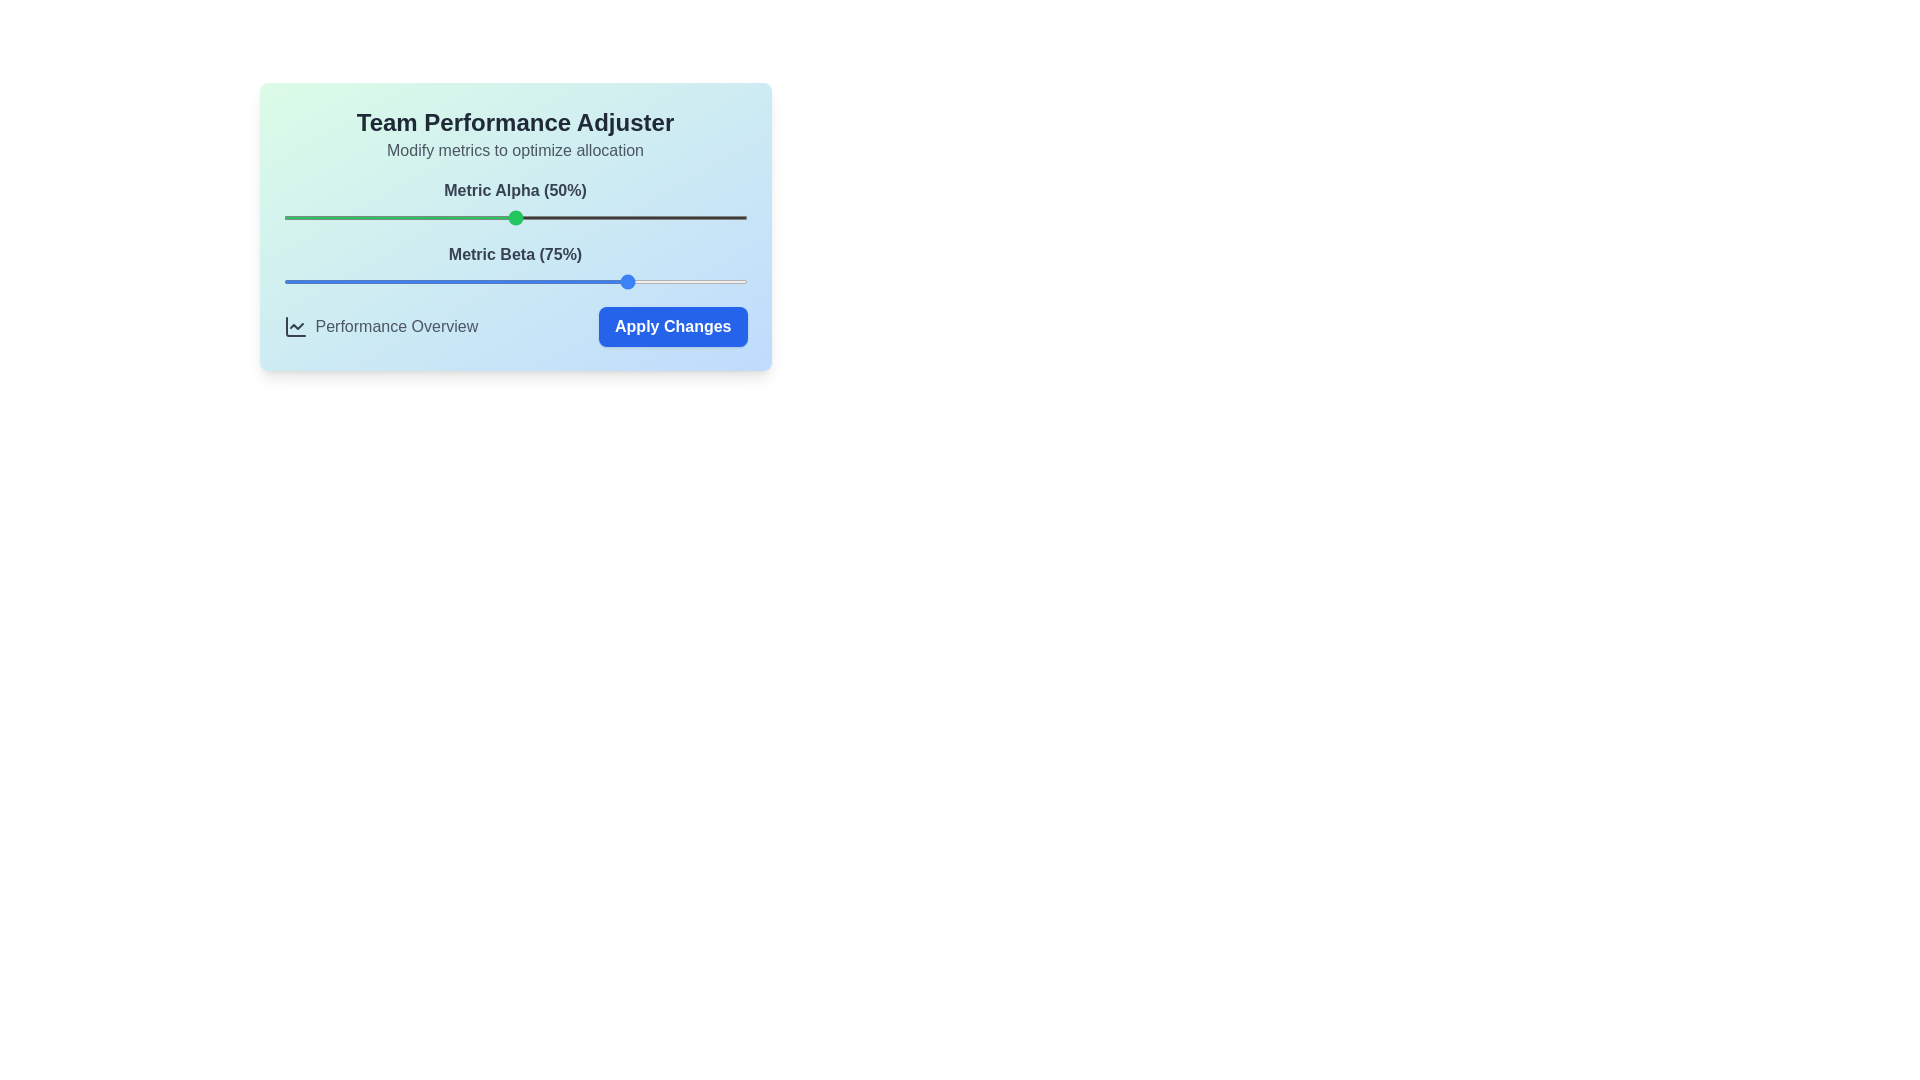 The width and height of the screenshot is (1920, 1080). Describe the element at coordinates (487, 218) in the screenshot. I see `the Metric Alpha slider to set its value to 44` at that location.